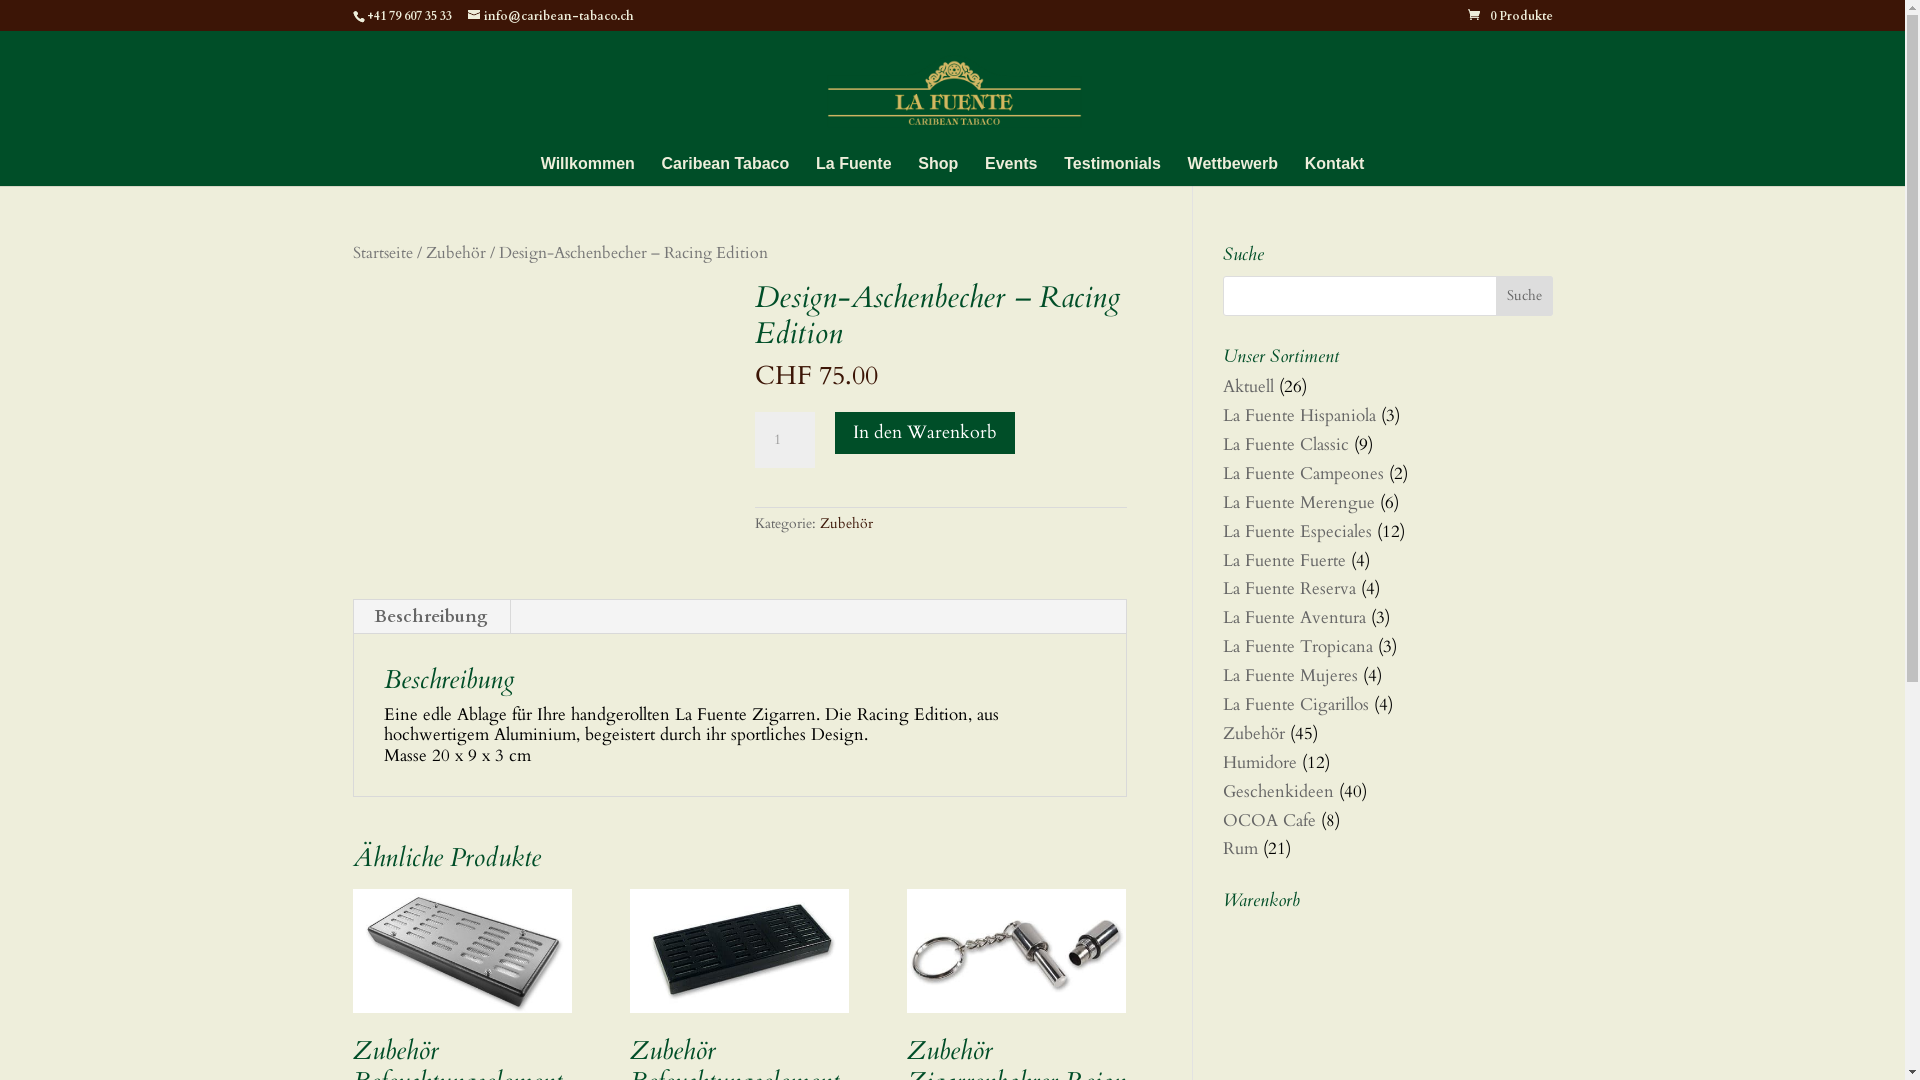  I want to click on '0 Produkte', so click(1510, 15).